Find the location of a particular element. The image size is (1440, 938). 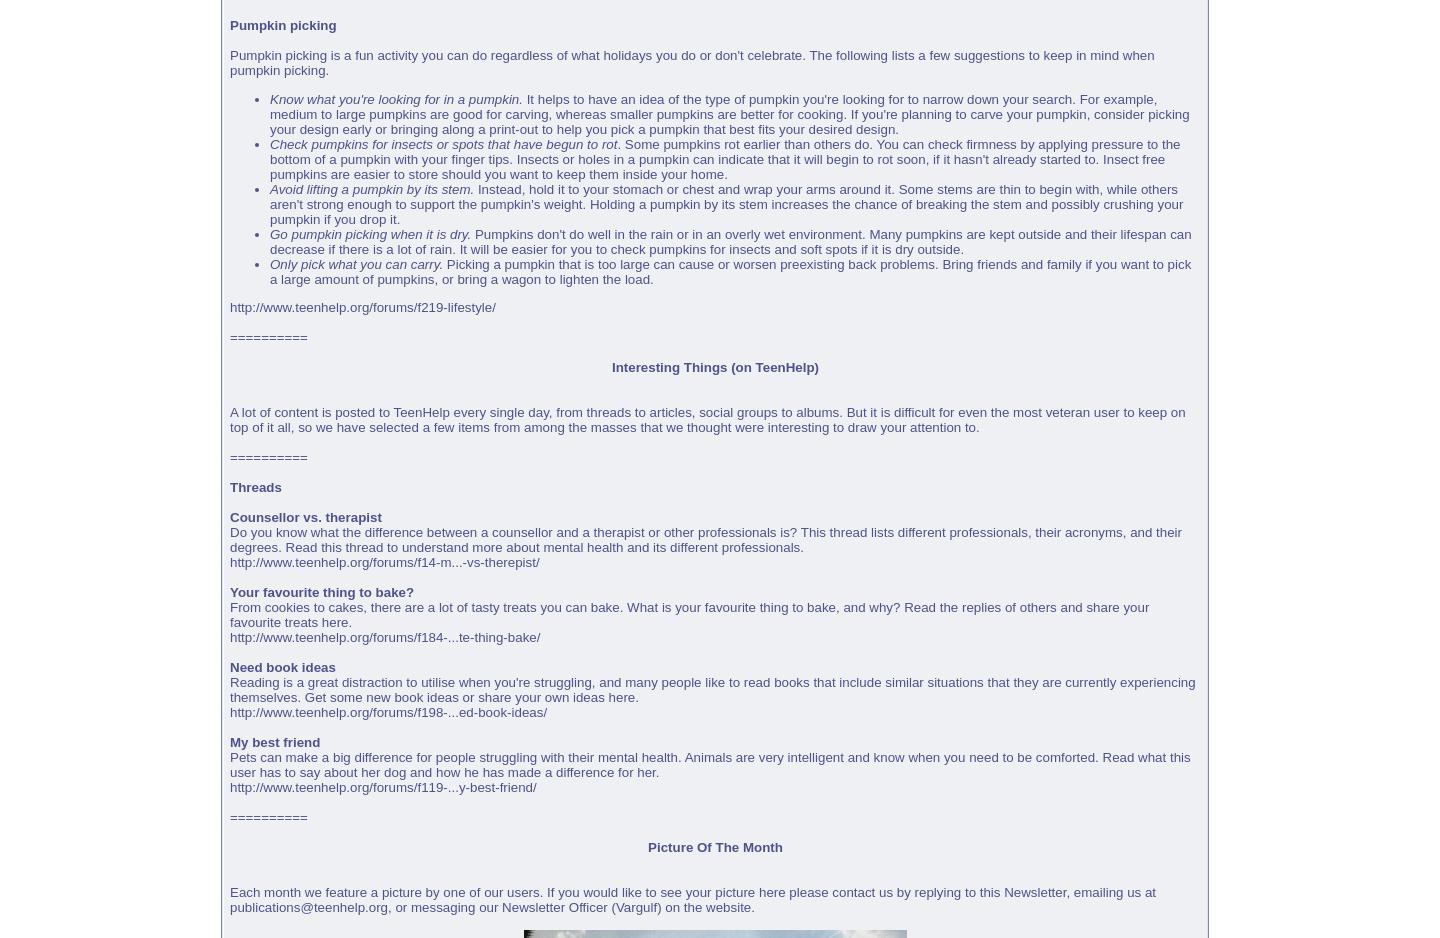

'Reading is a great distraction to utilise when you're struggling, and many people like to read books that include similar situations that they are currently experiencing themselves. Get some new book ideas or share your own ideas here.' is located at coordinates (712, 689).